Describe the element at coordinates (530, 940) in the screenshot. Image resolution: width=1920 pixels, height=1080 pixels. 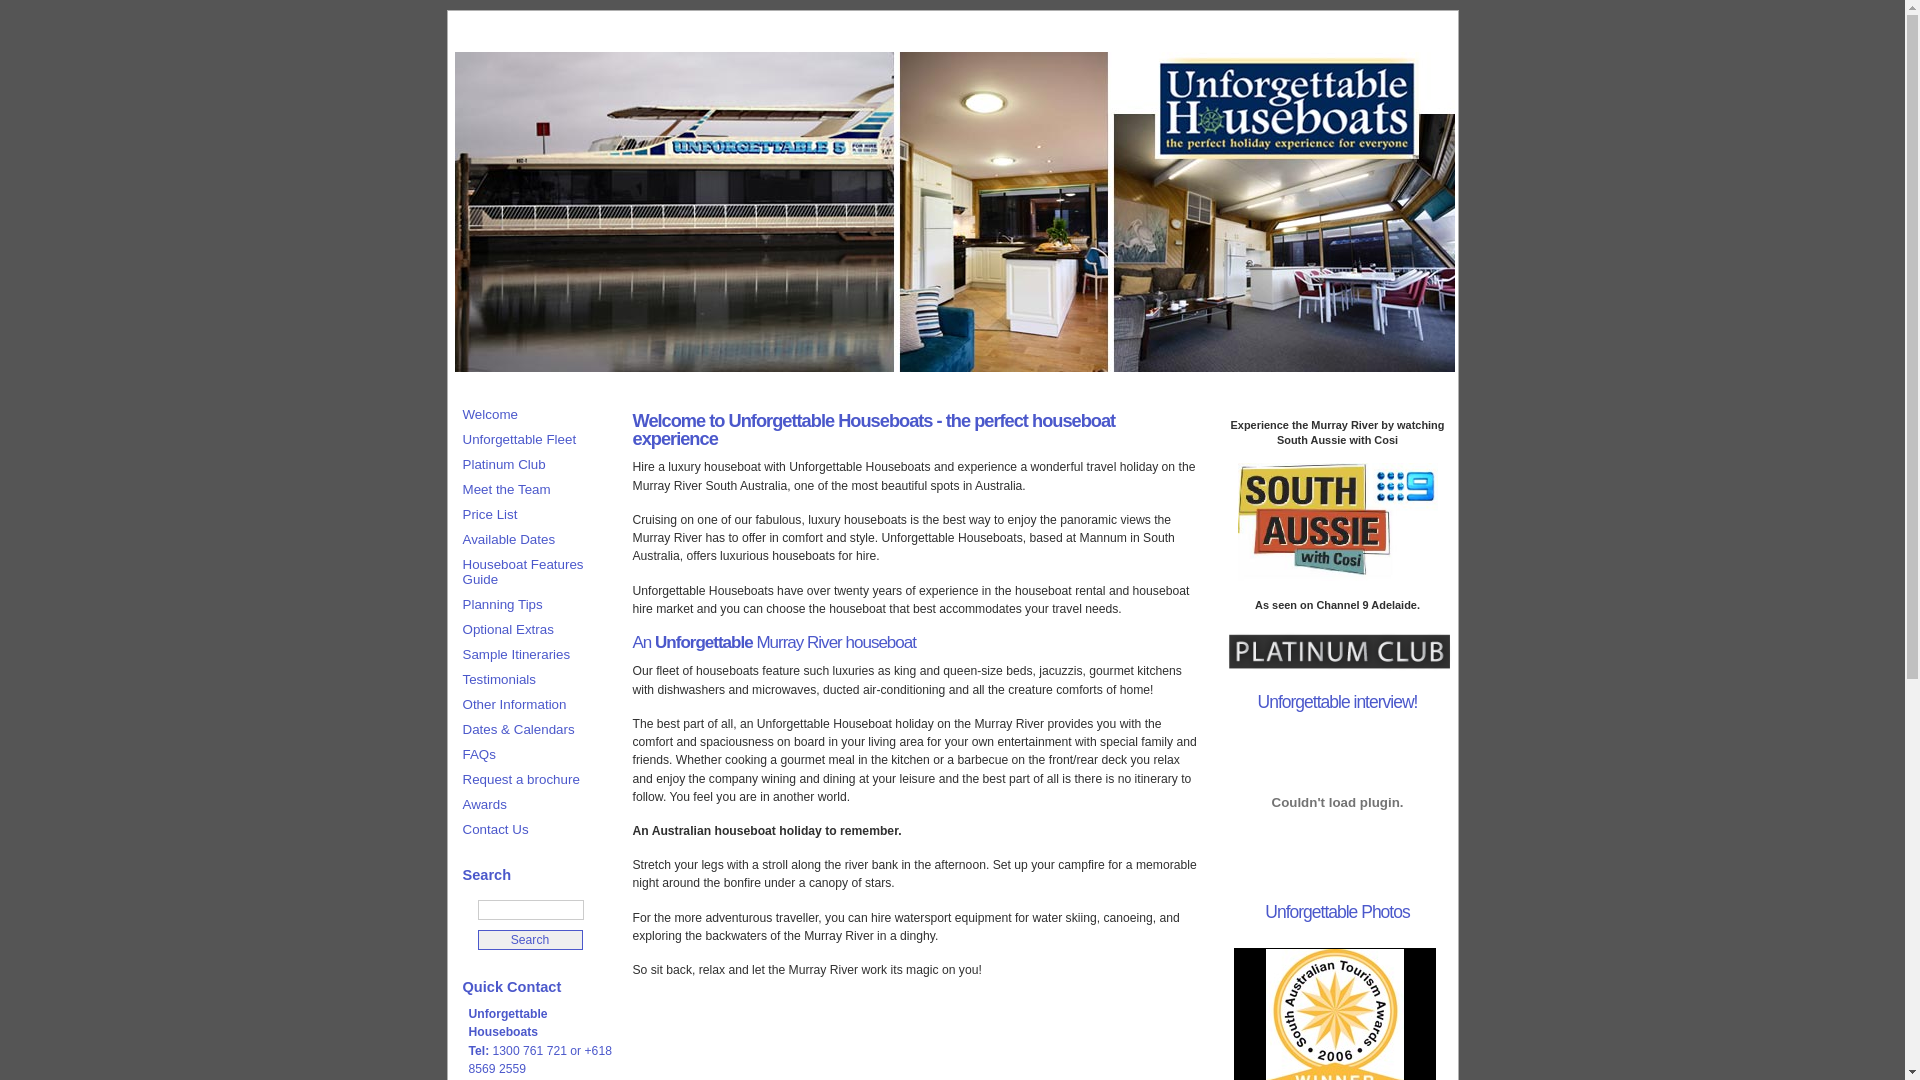
I see `'Search'` at that location.